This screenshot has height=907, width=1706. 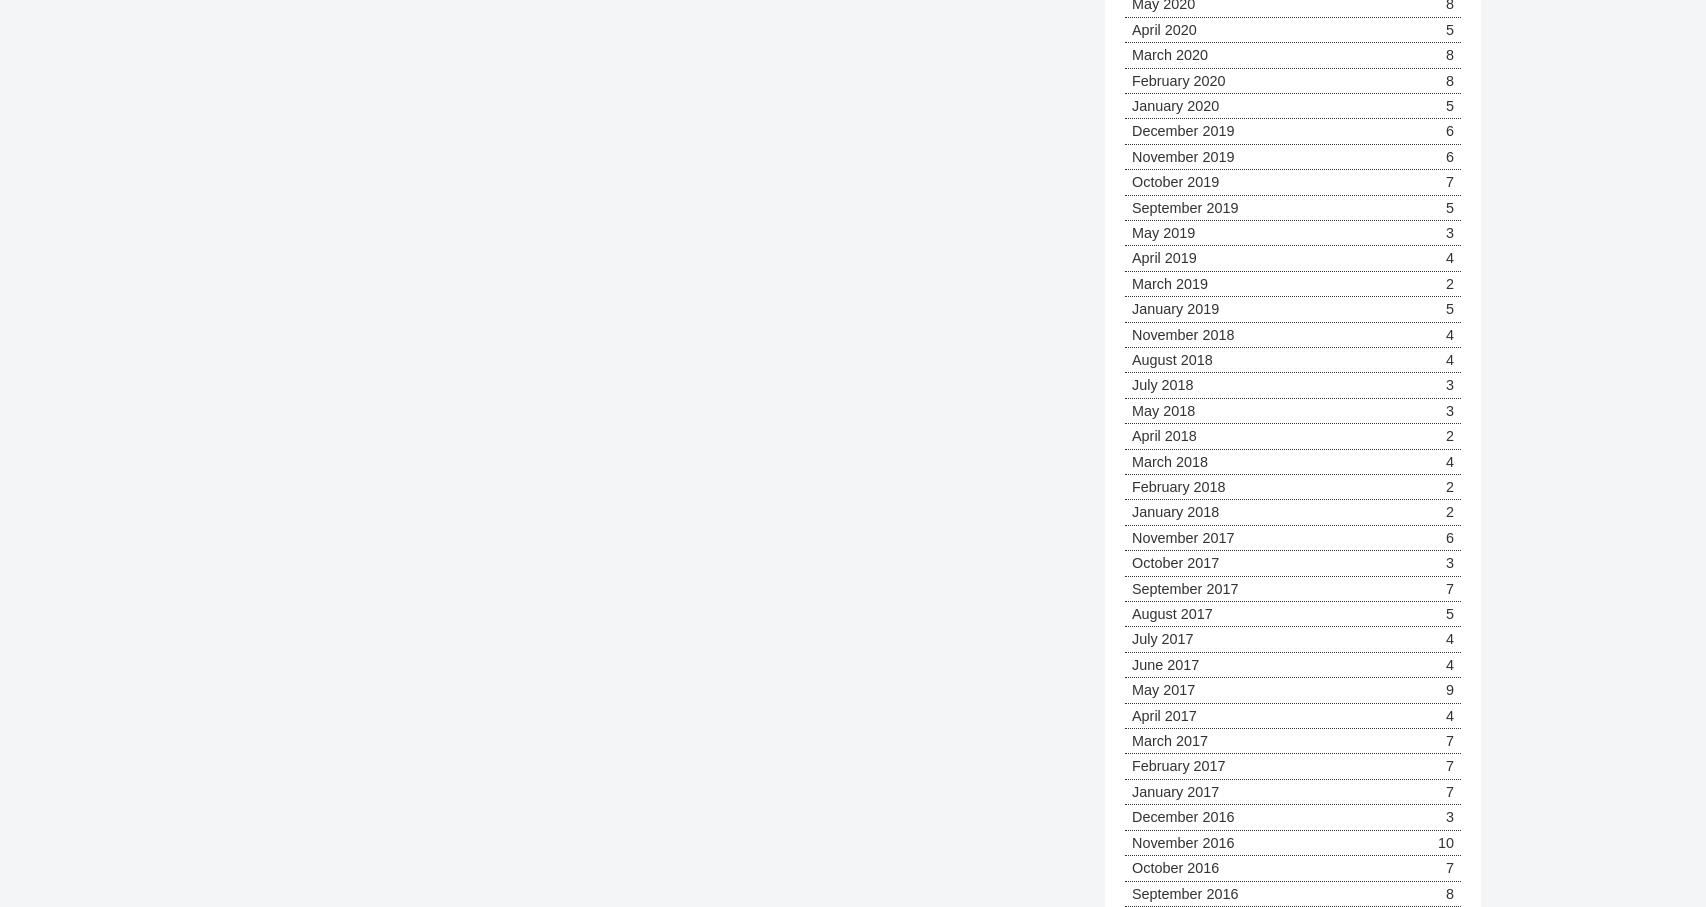 I want to click on 'February 2017', so click(x=1178, y=764).